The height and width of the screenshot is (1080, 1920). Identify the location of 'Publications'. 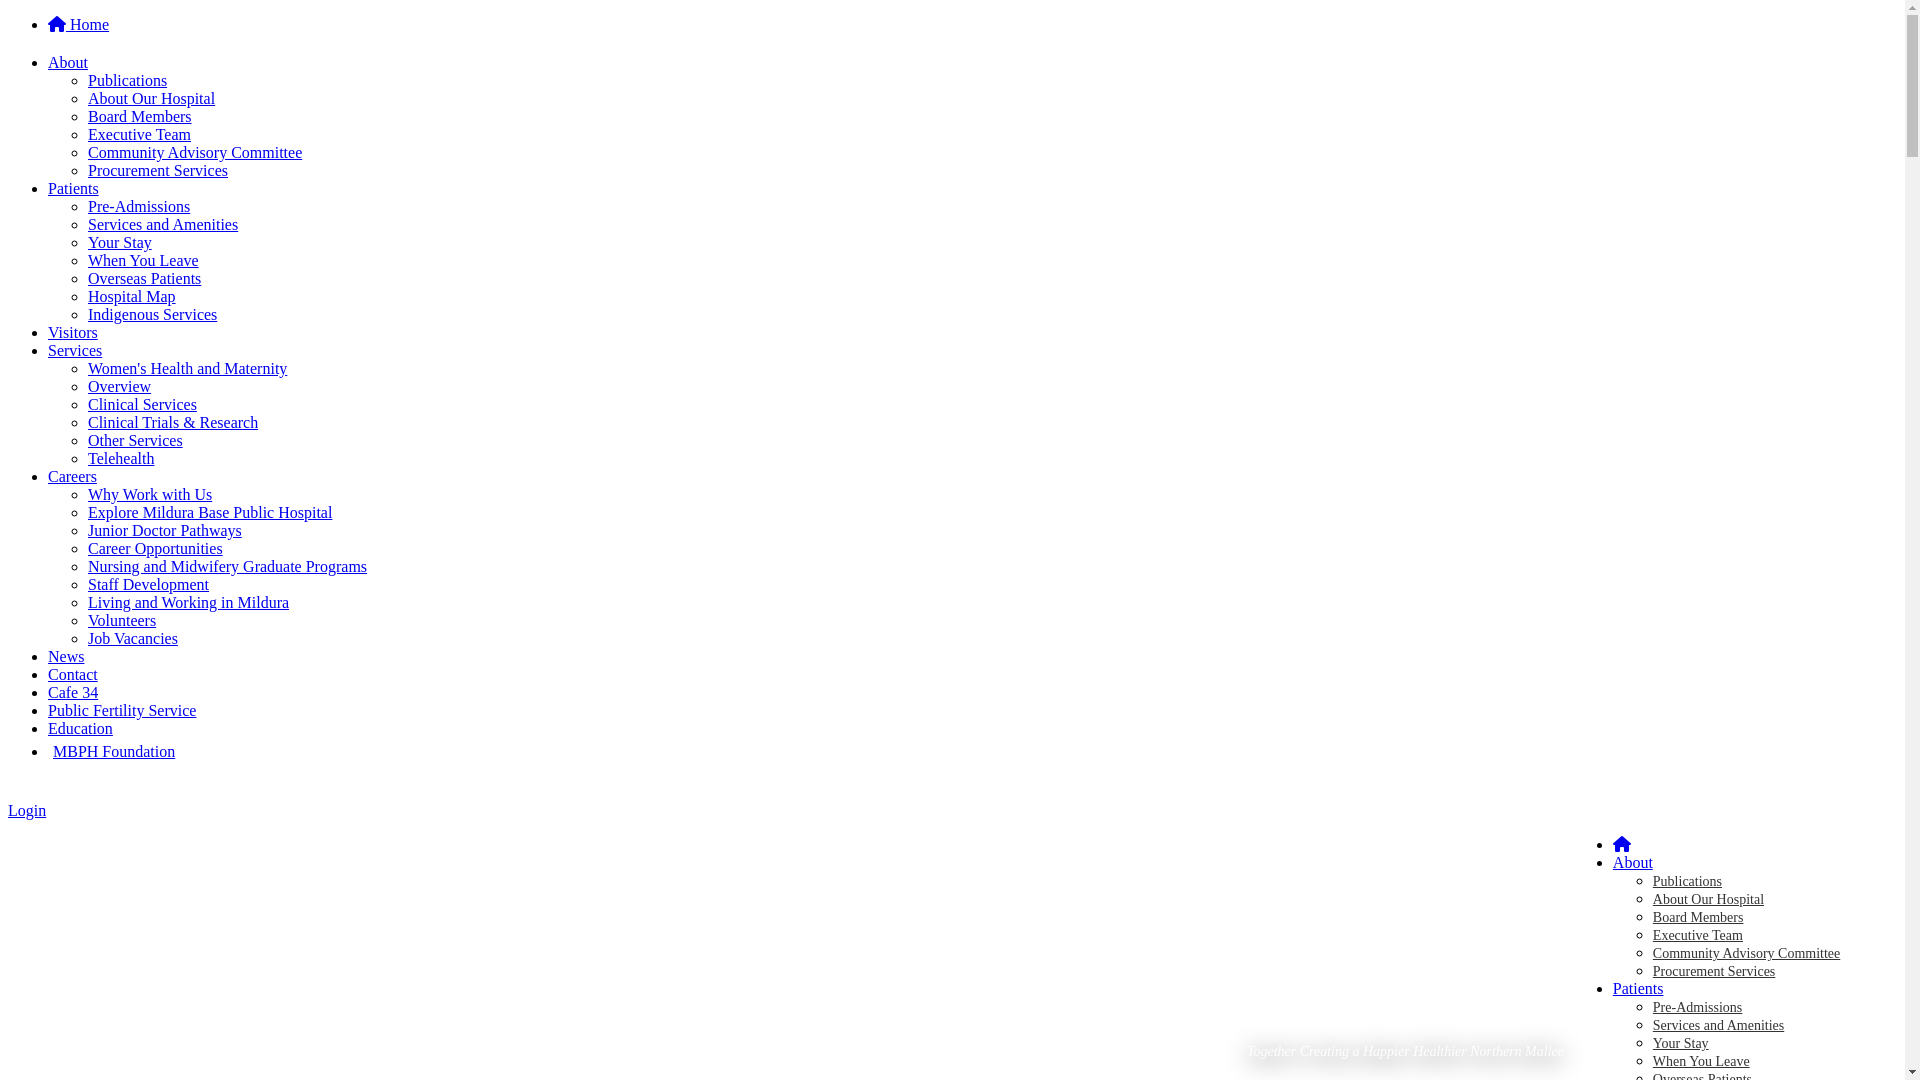
(126, 79).